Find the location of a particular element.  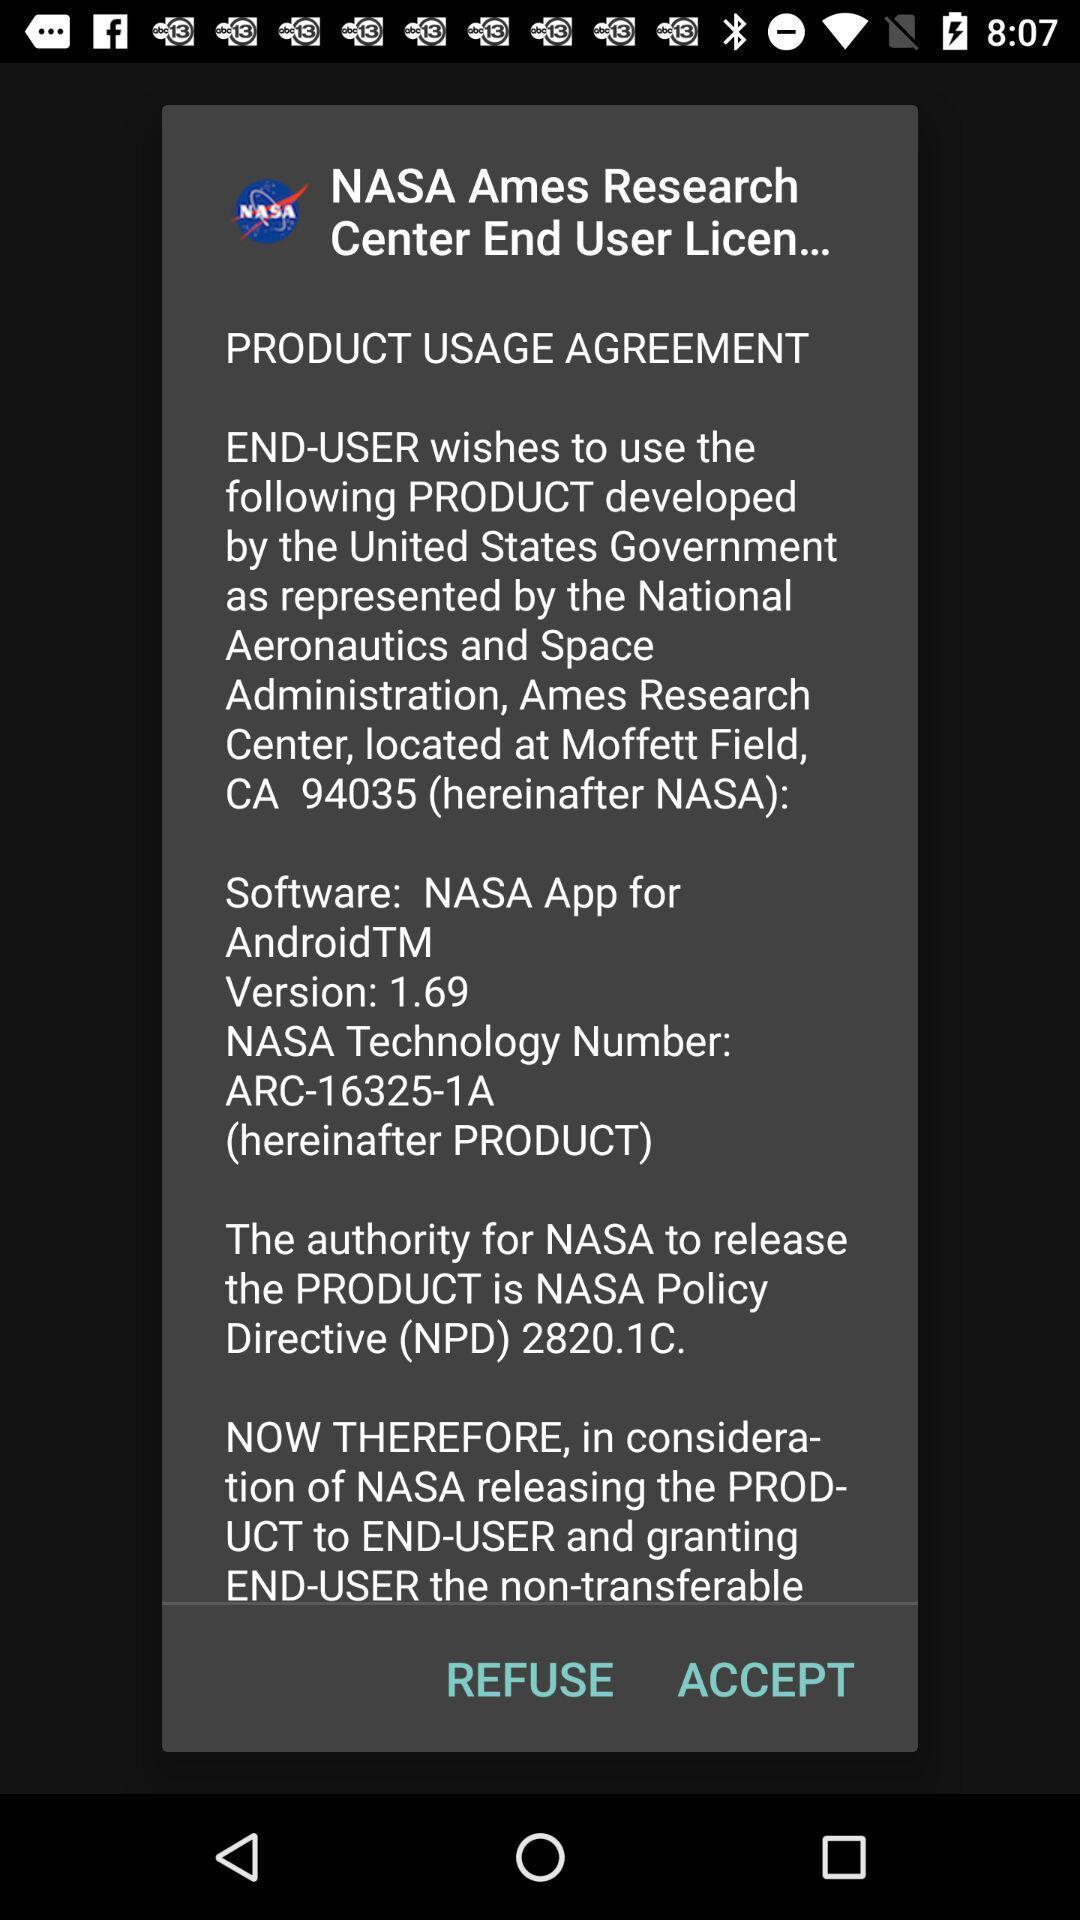

item at the bottom right corner is located at coordinates (765, 1678).